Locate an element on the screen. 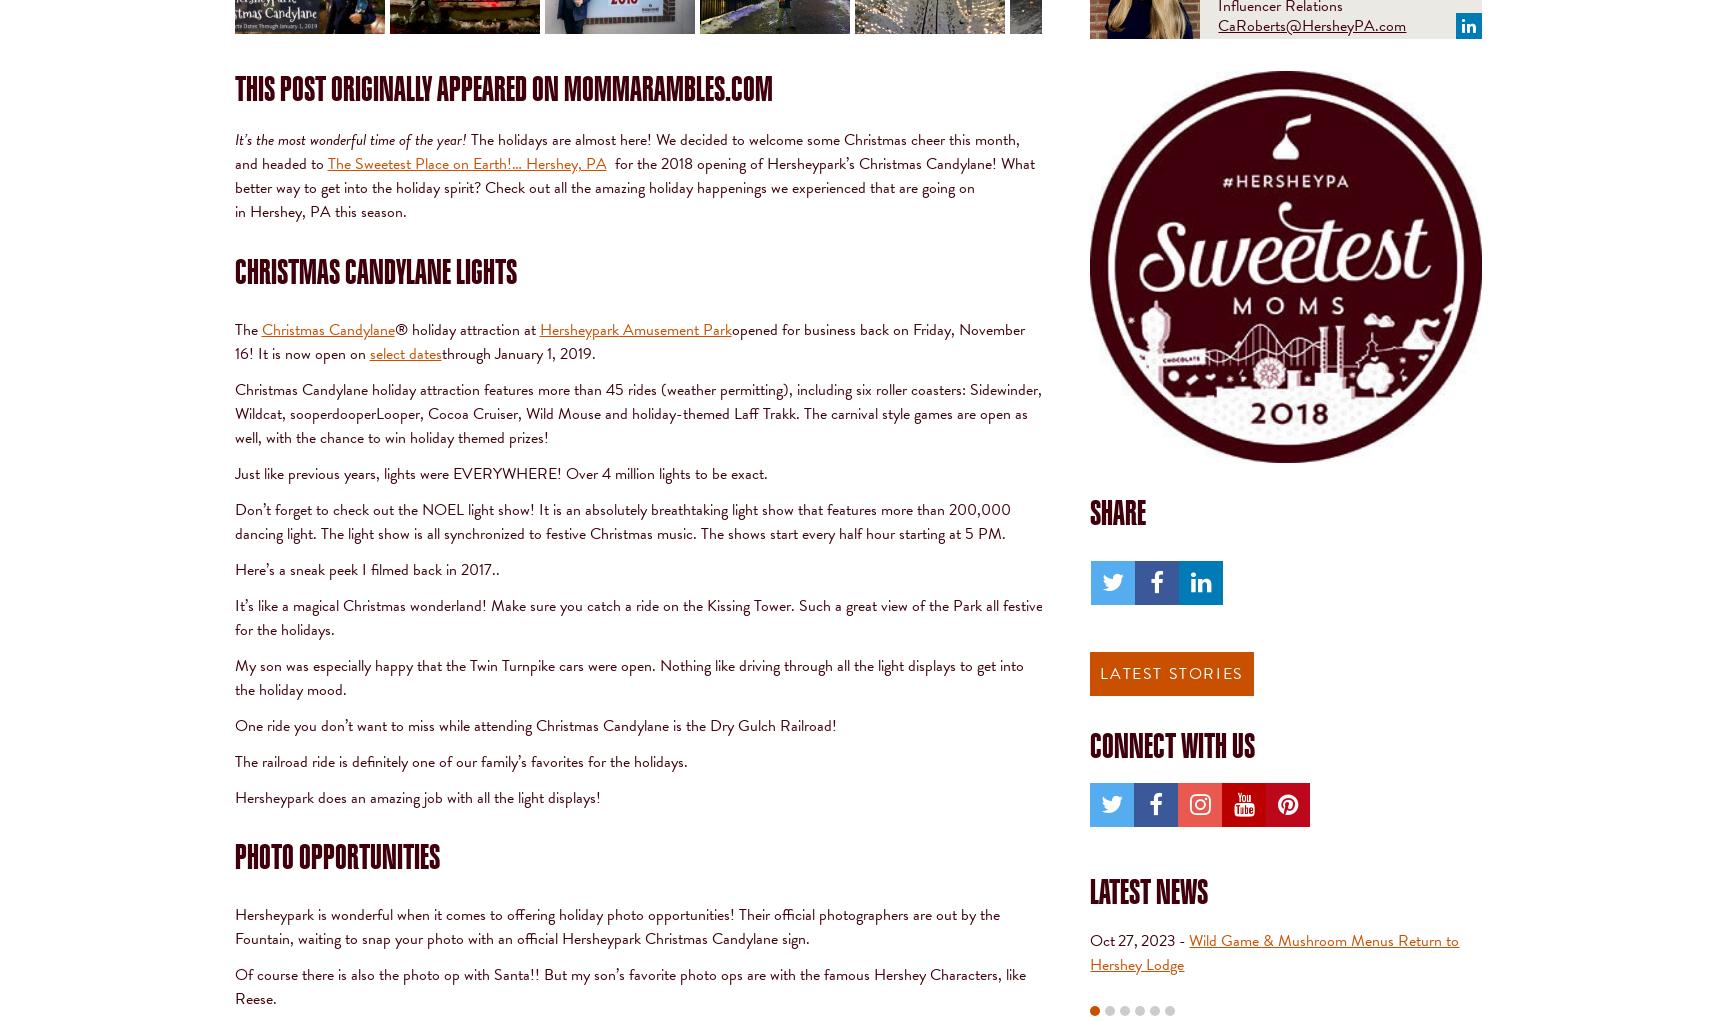 The image size is (1717, 1021). 'Connect With Us' is located at coordinates (1089, 744).